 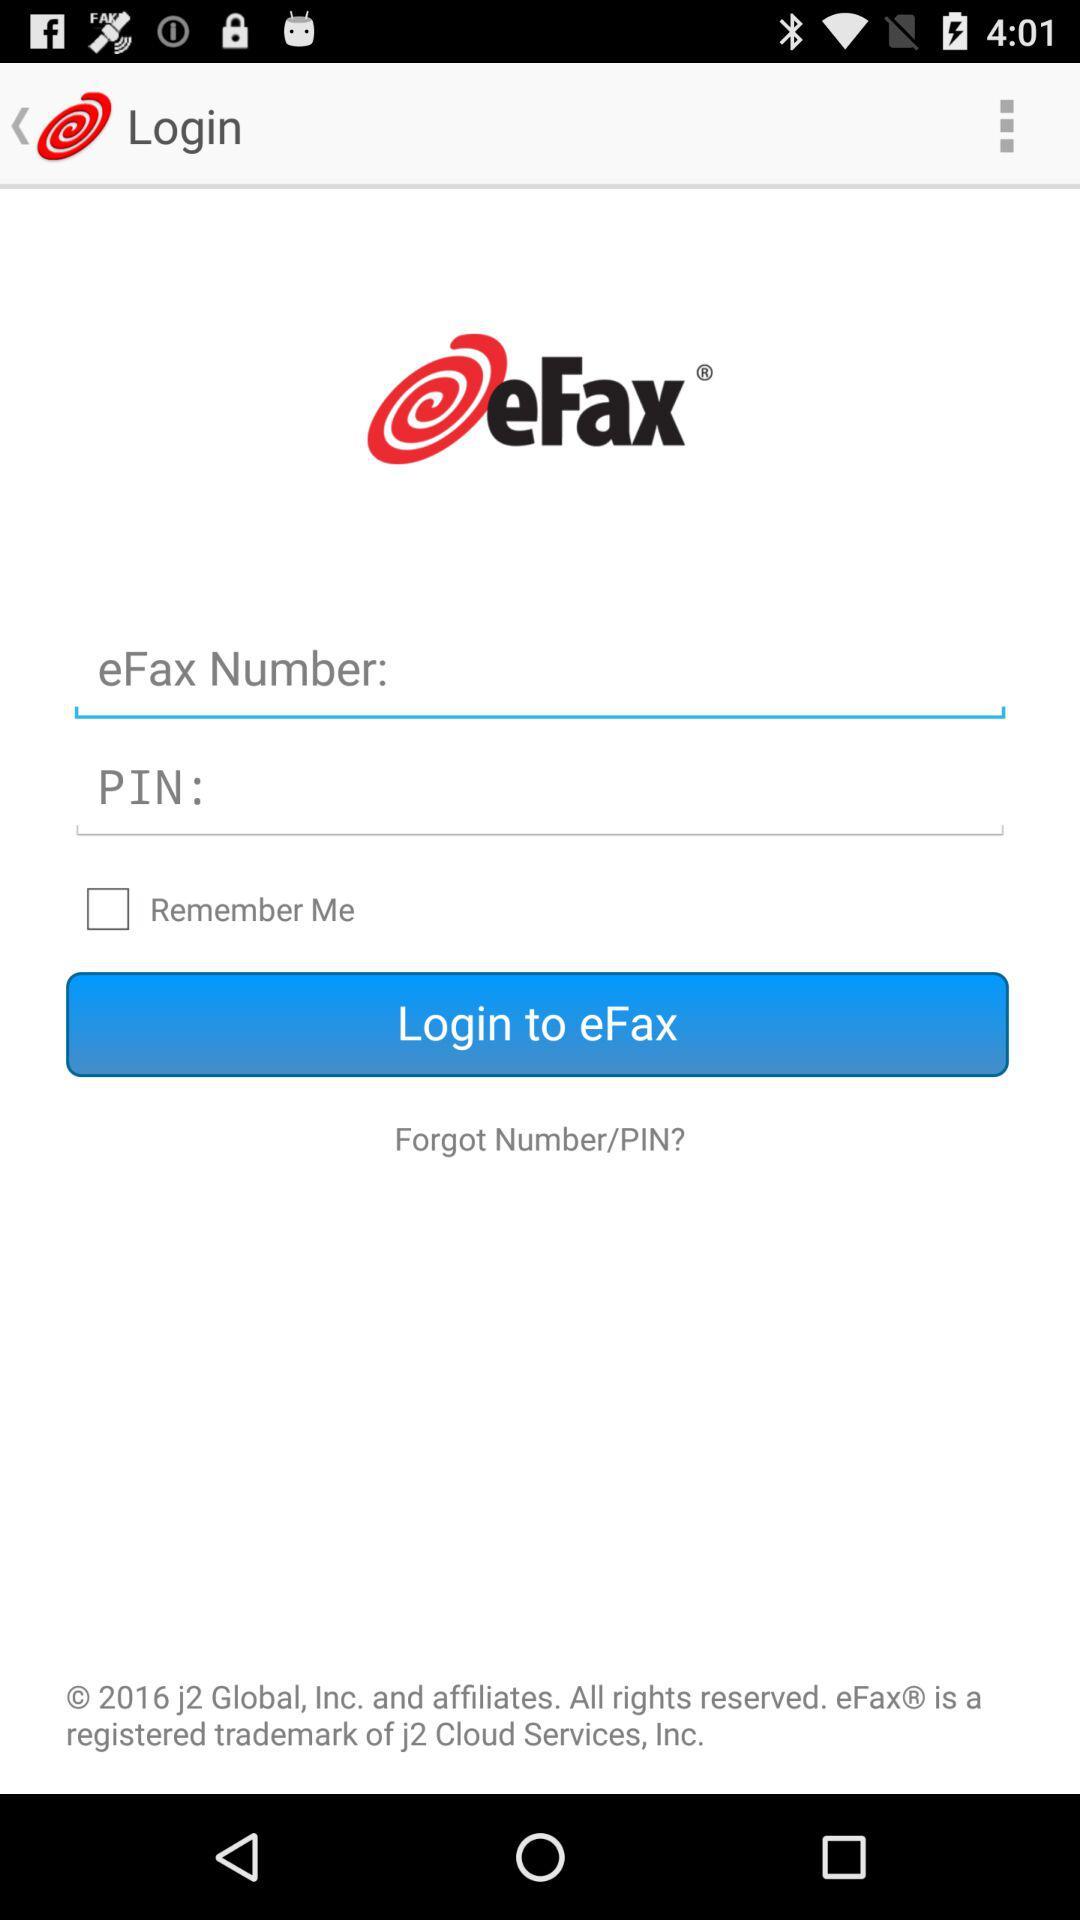 What do you see at coordinates (1006, 124) in the screenshot?
I see `the item next to login` at bounding box center [1006, 124].